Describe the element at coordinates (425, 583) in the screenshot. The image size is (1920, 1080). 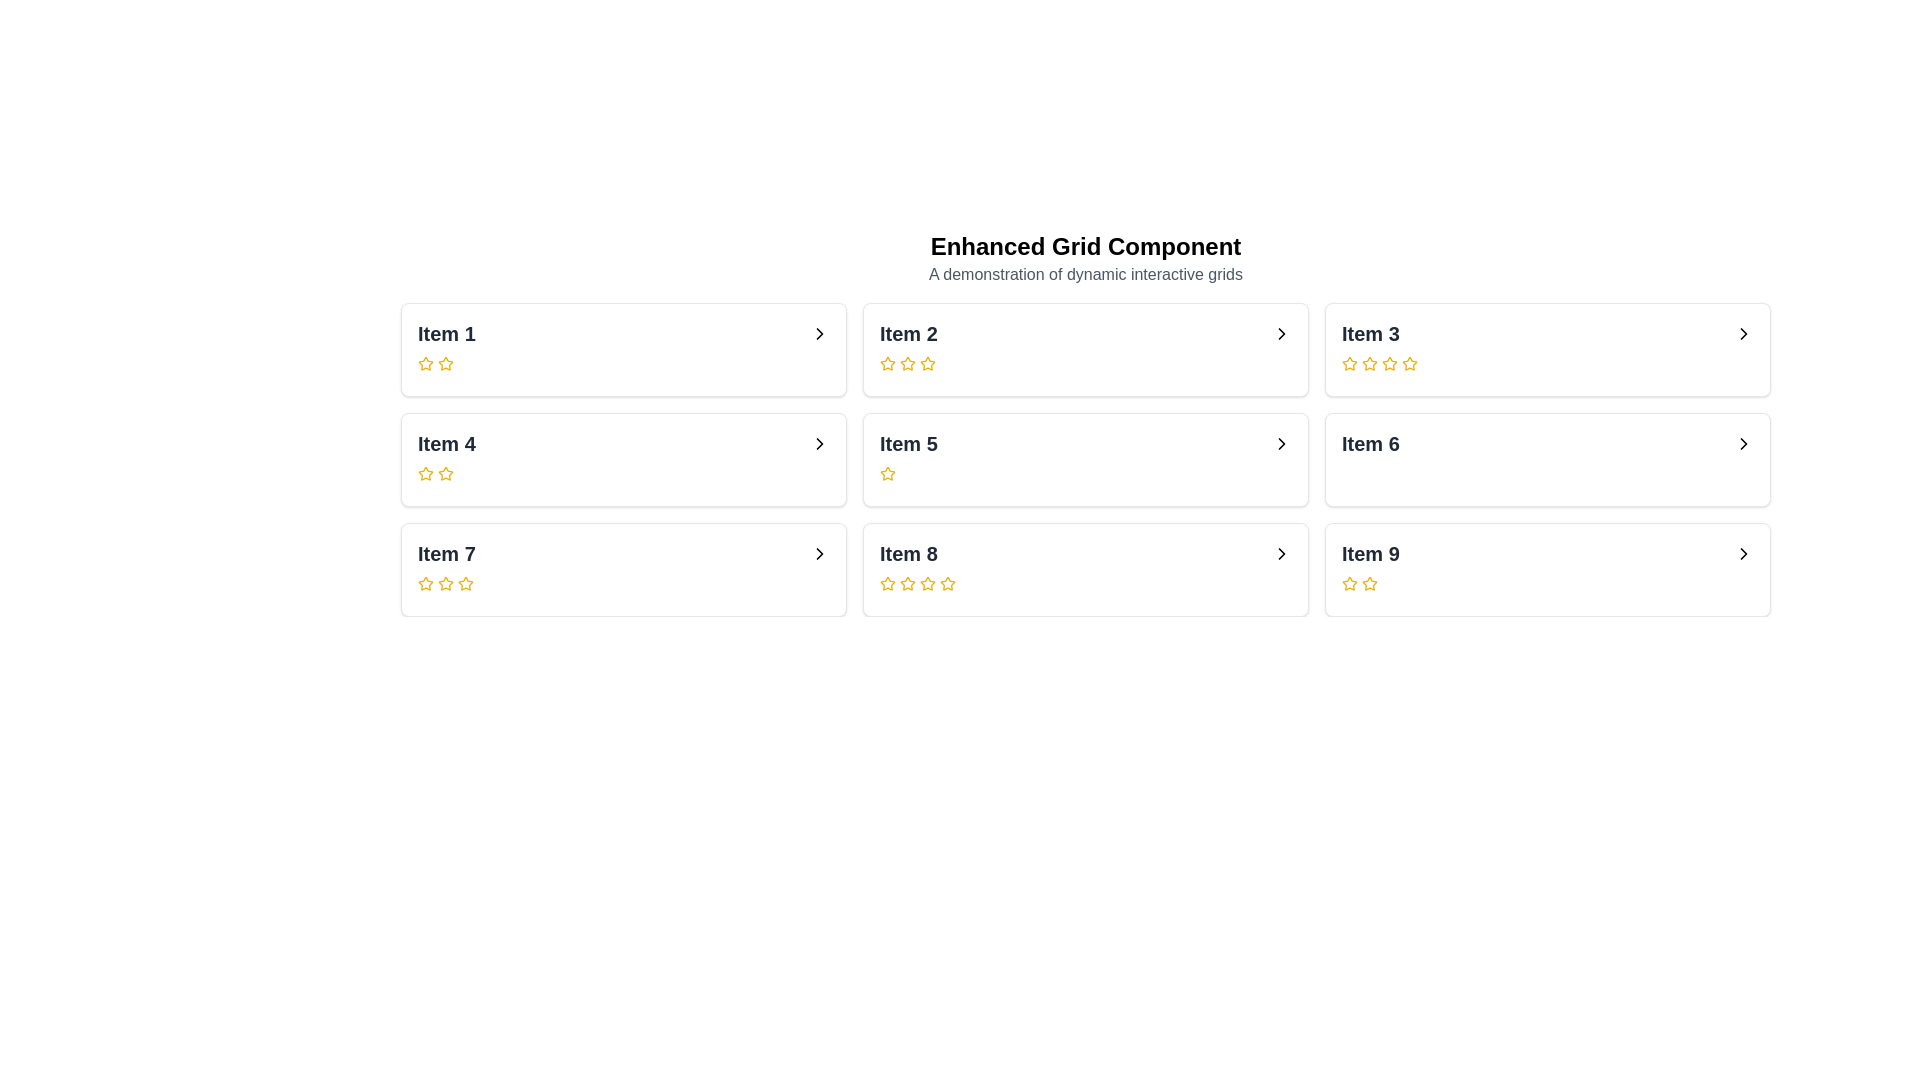
I see `the second star in the rating component of 'Item 7' to set or modify its rating` at that location.